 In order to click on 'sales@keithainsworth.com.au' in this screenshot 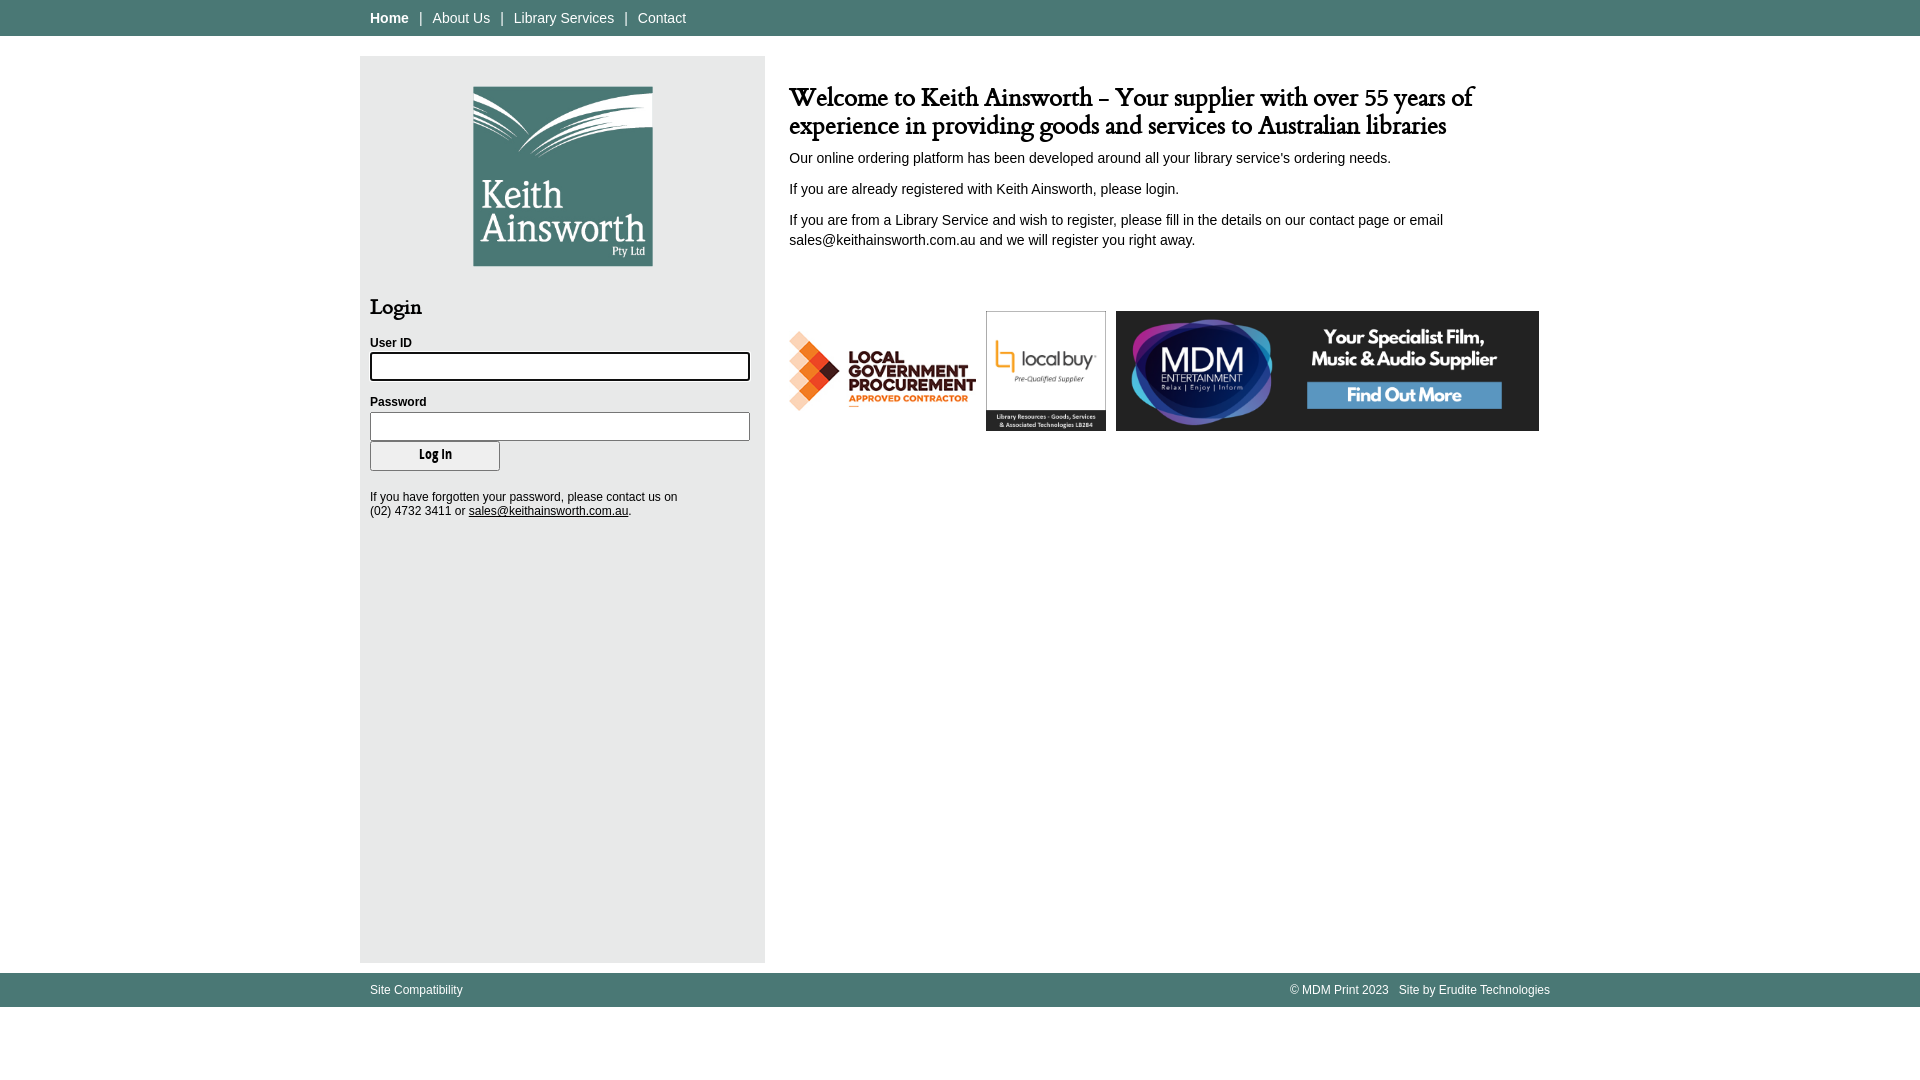, I will do `click(548, 509)`.